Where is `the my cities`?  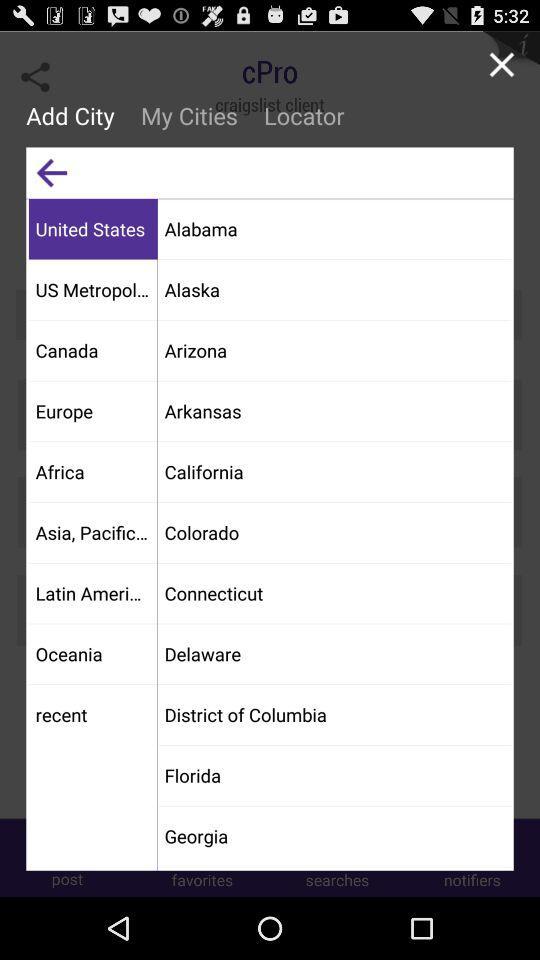
the my cities is located at coordinates (189, 115).